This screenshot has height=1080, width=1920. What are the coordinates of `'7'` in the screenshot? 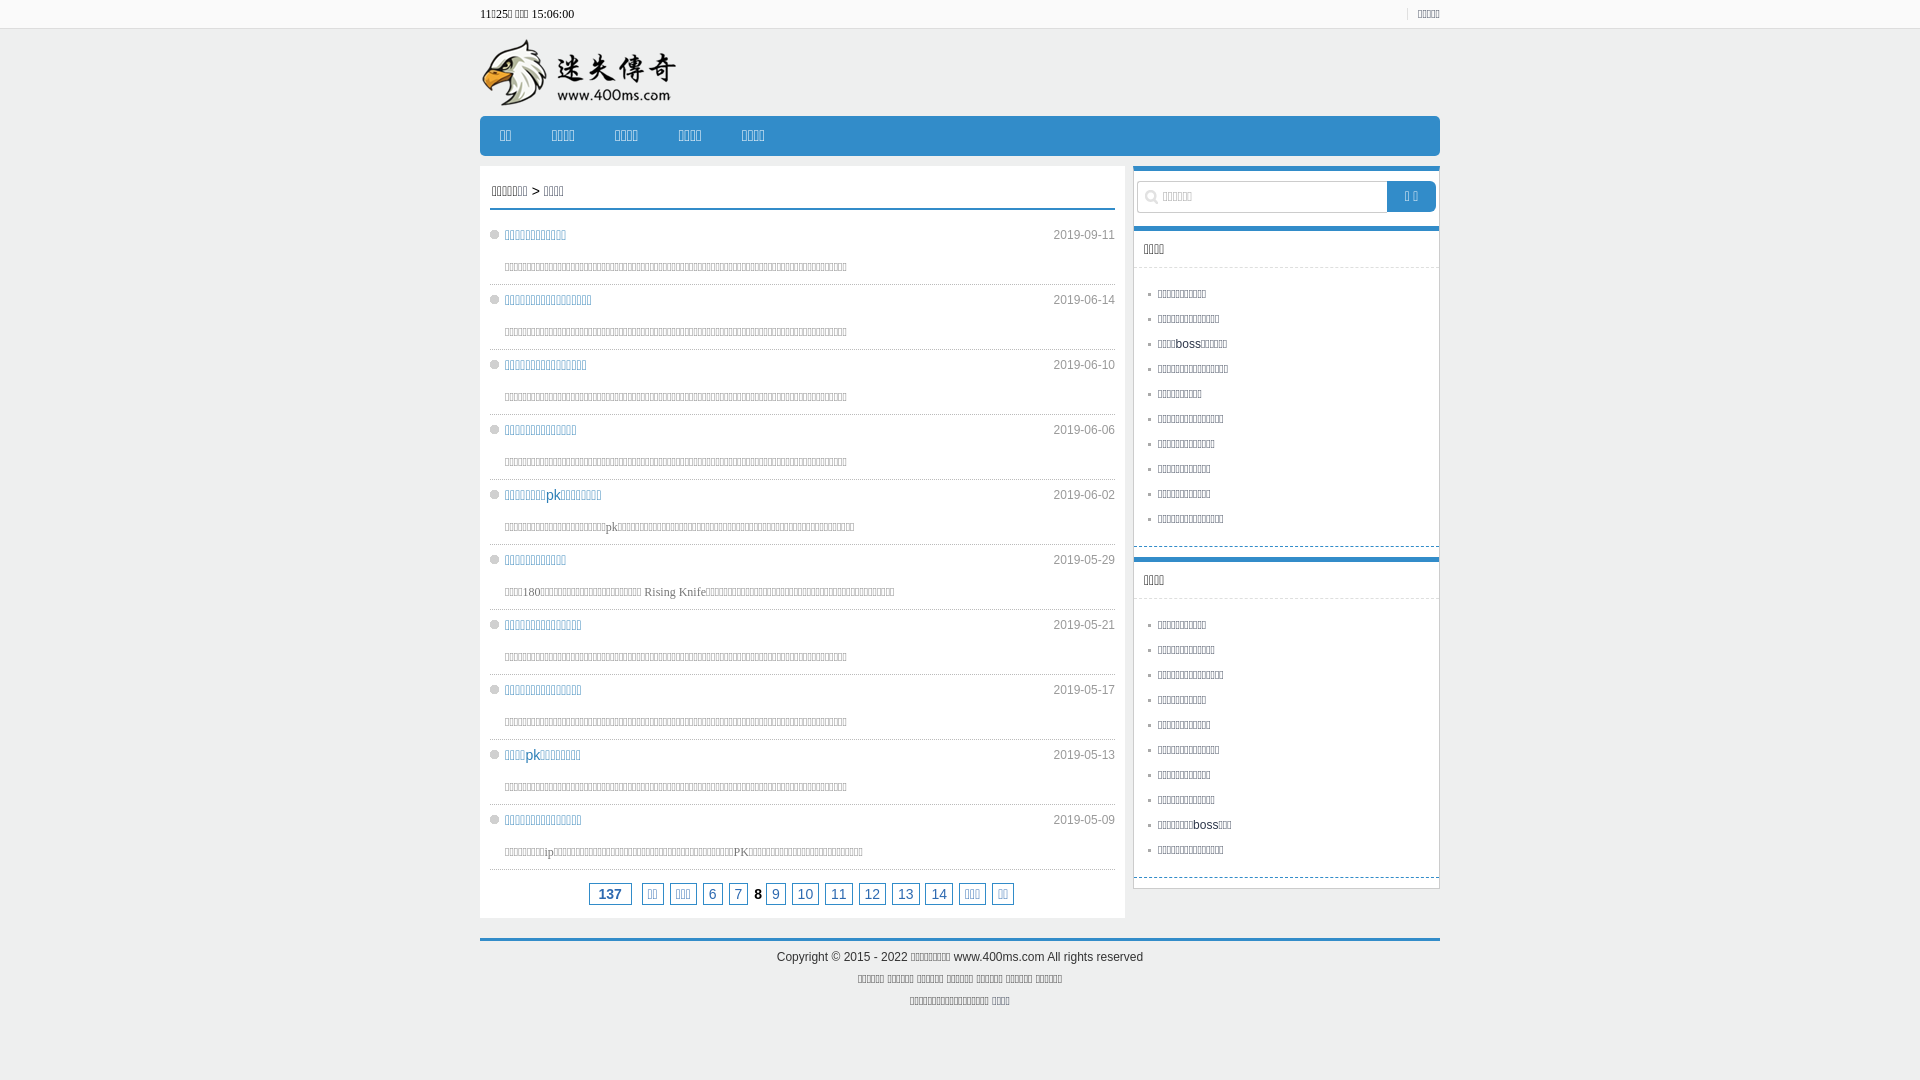 It's located at (738, 893).